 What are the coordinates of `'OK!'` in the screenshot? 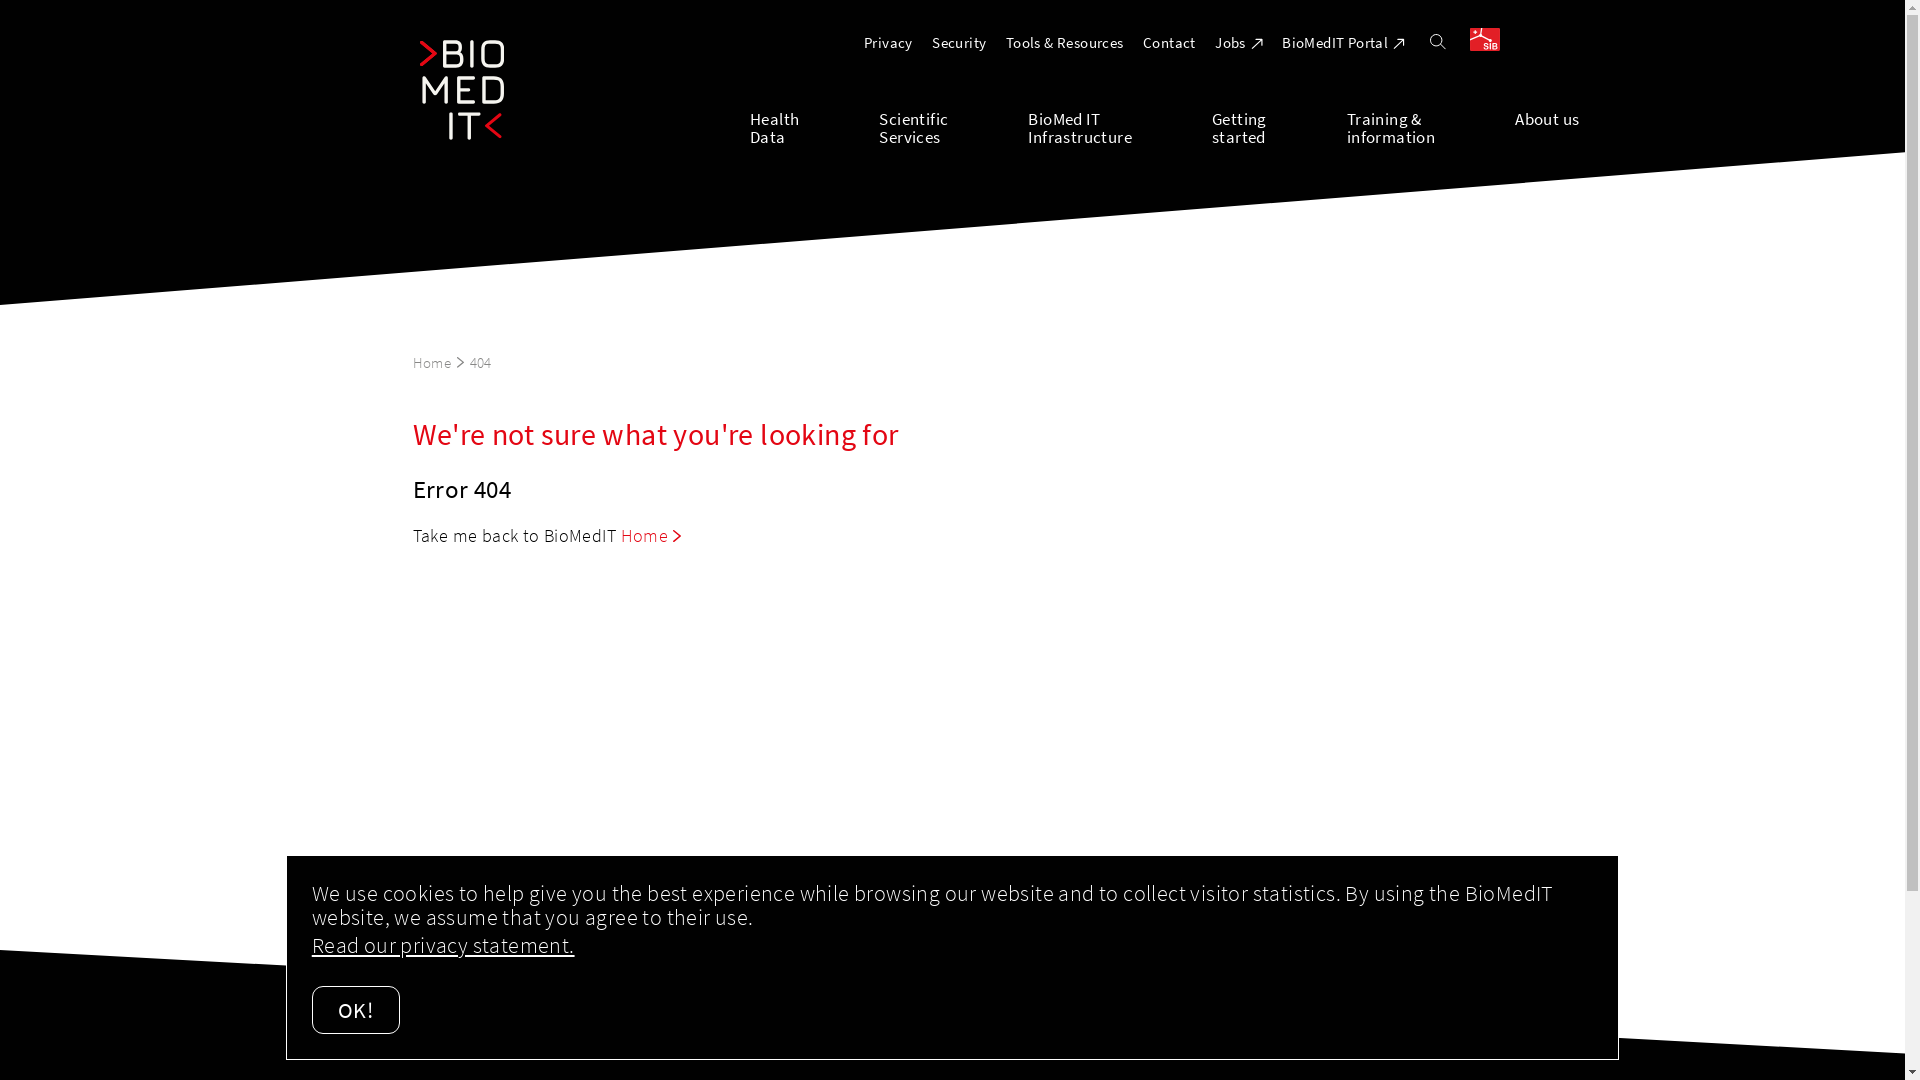 It's located at (355, 1010).